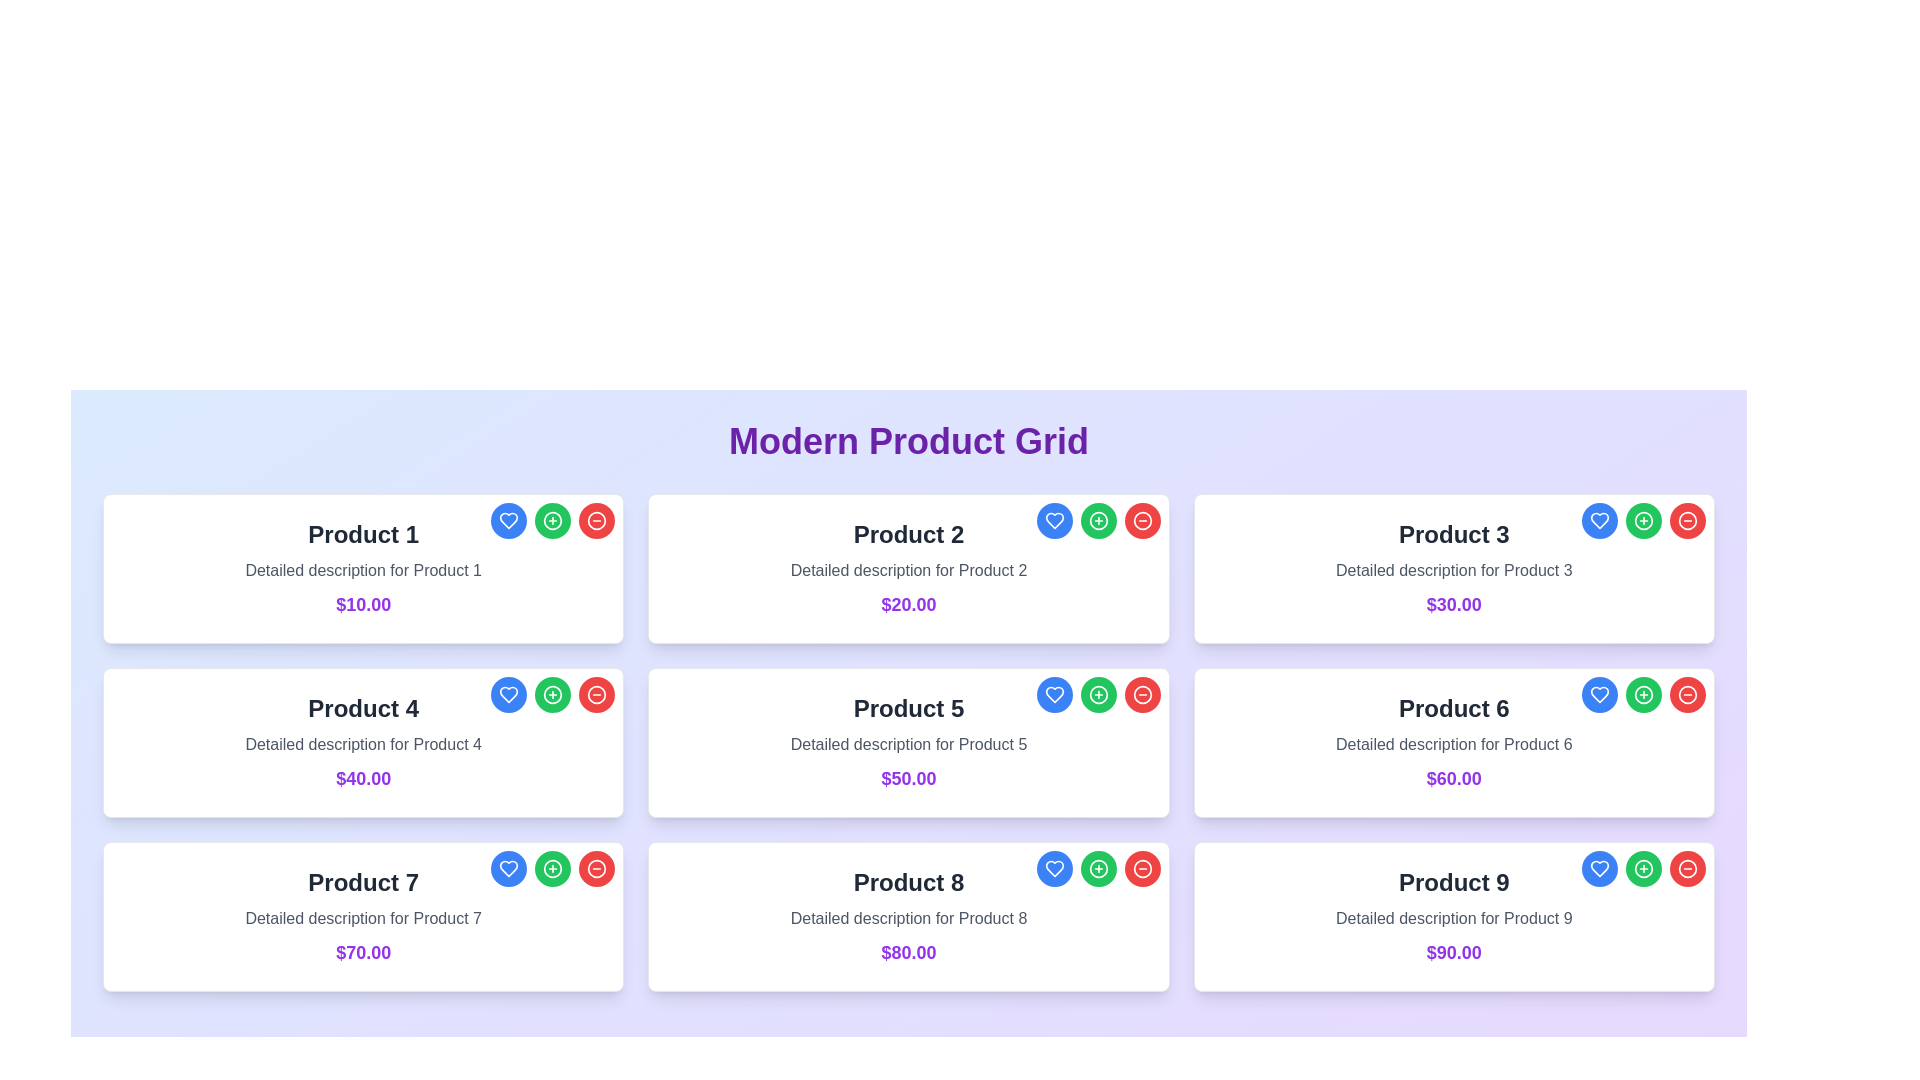 This screenshot has width=1920, height=1080. What do you see at coordinates (553, 519) in the screenshot?
I see `the circular green icon with a white border and a plus sign, located under 'Product 1'` at bounding box center [553, 519].